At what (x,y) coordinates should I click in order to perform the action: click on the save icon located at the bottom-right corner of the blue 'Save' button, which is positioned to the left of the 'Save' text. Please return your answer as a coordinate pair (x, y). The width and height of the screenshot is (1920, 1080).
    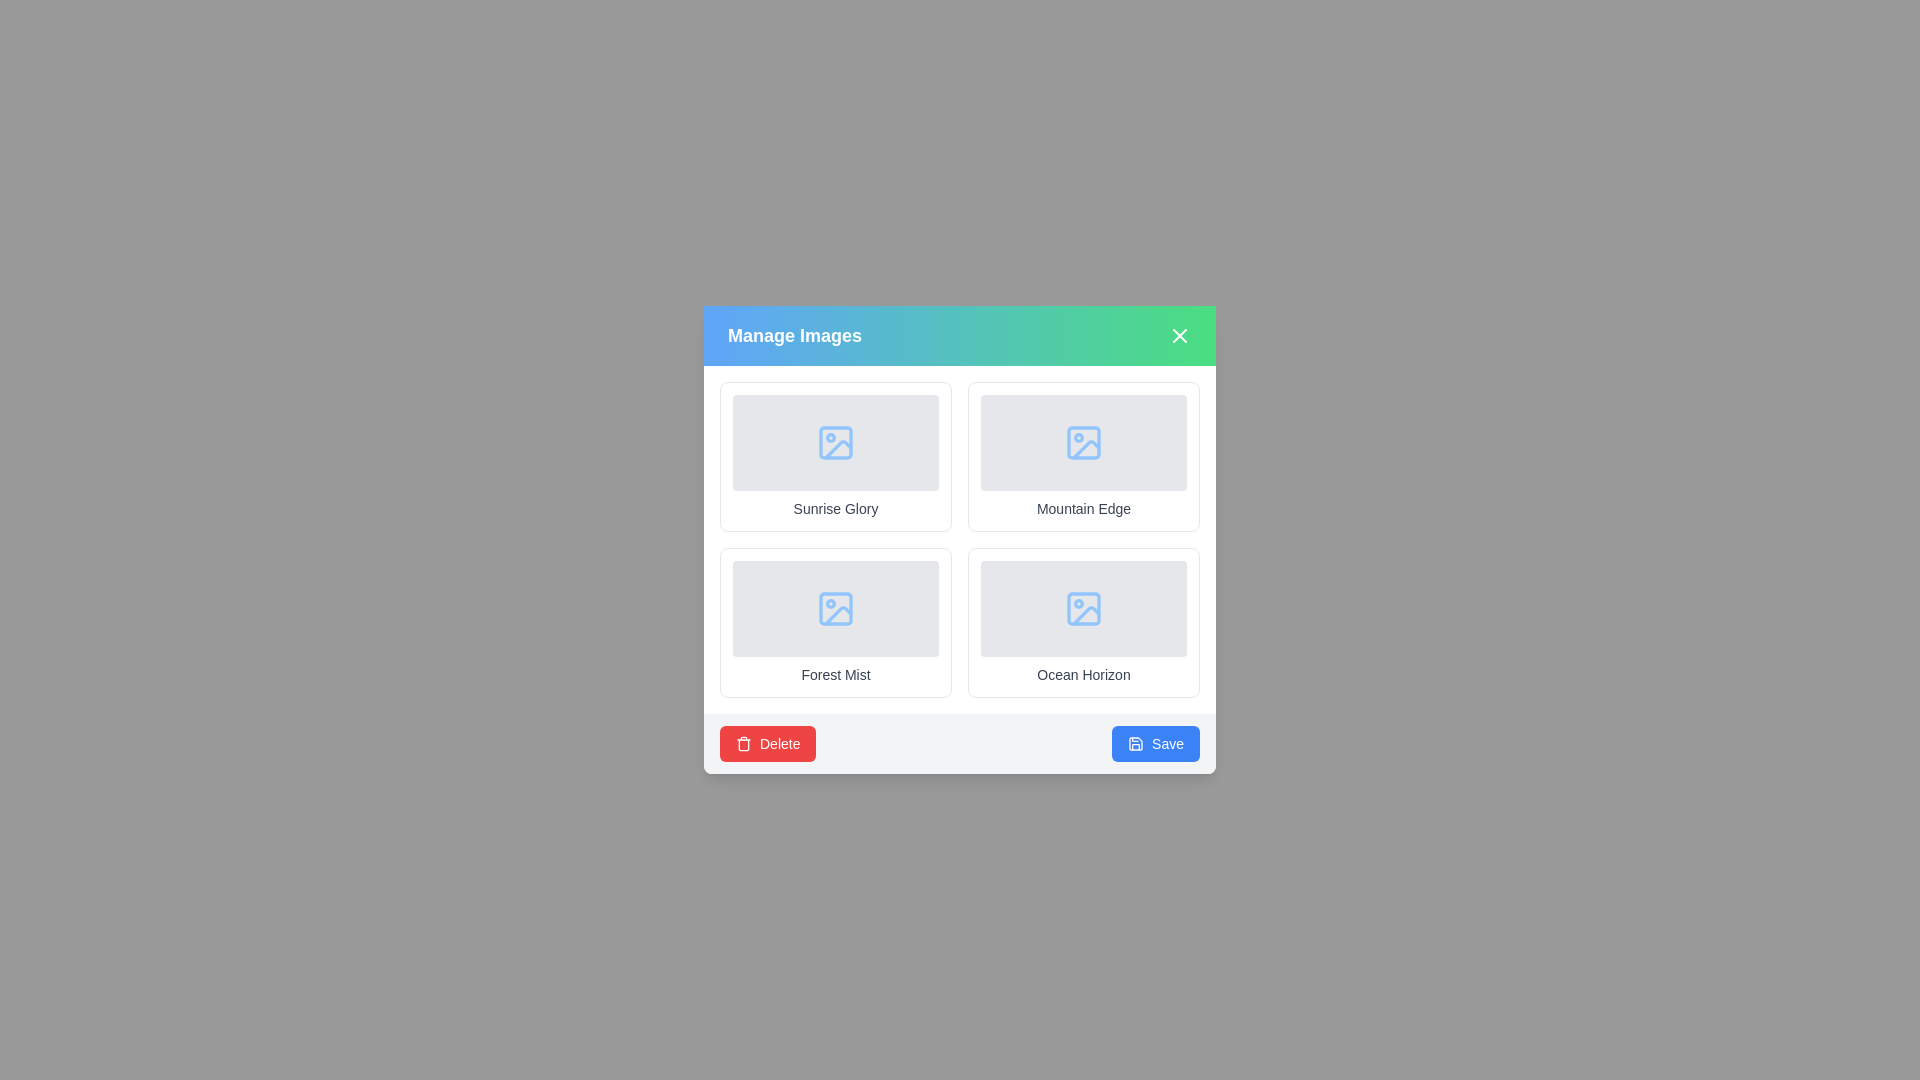
    Looking at the image, I should click on (1136, 744).